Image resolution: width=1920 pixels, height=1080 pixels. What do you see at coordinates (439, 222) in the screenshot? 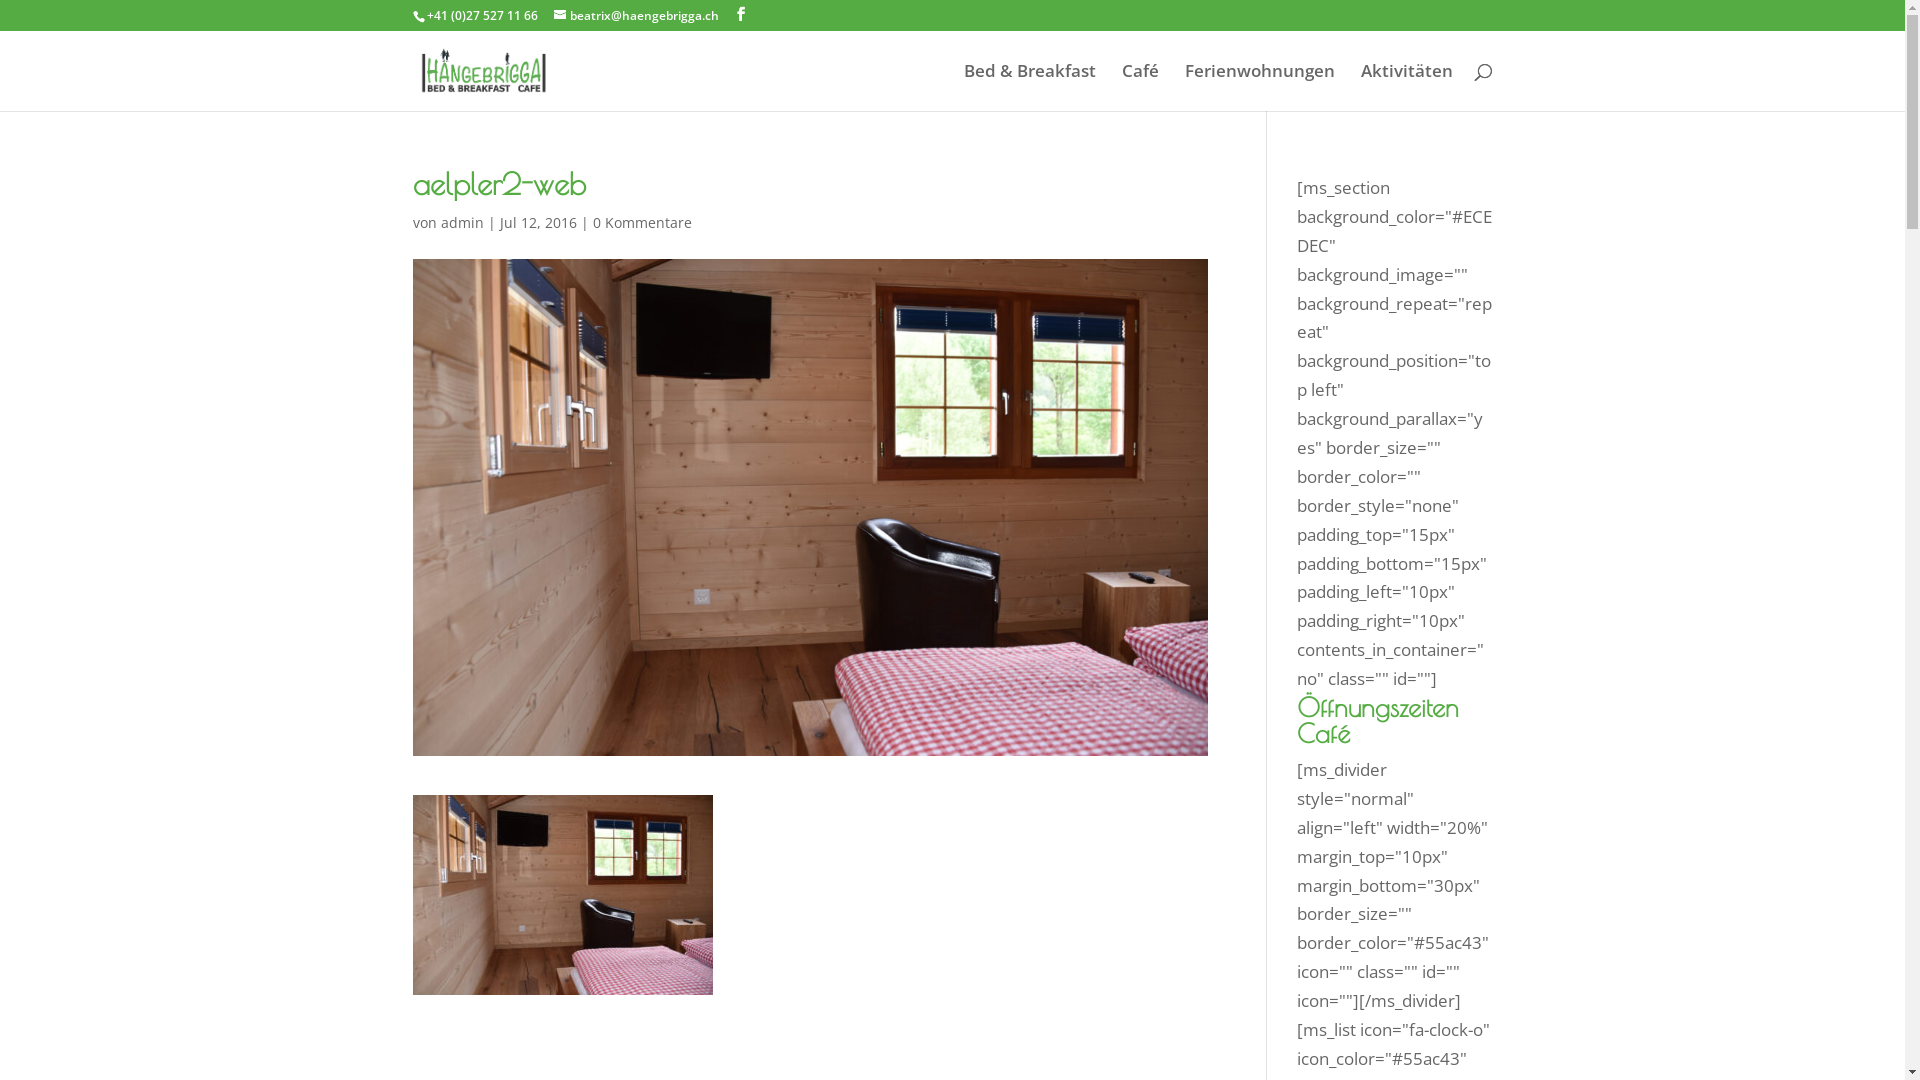
I see `'admin'` at bounding box center [439, 222].